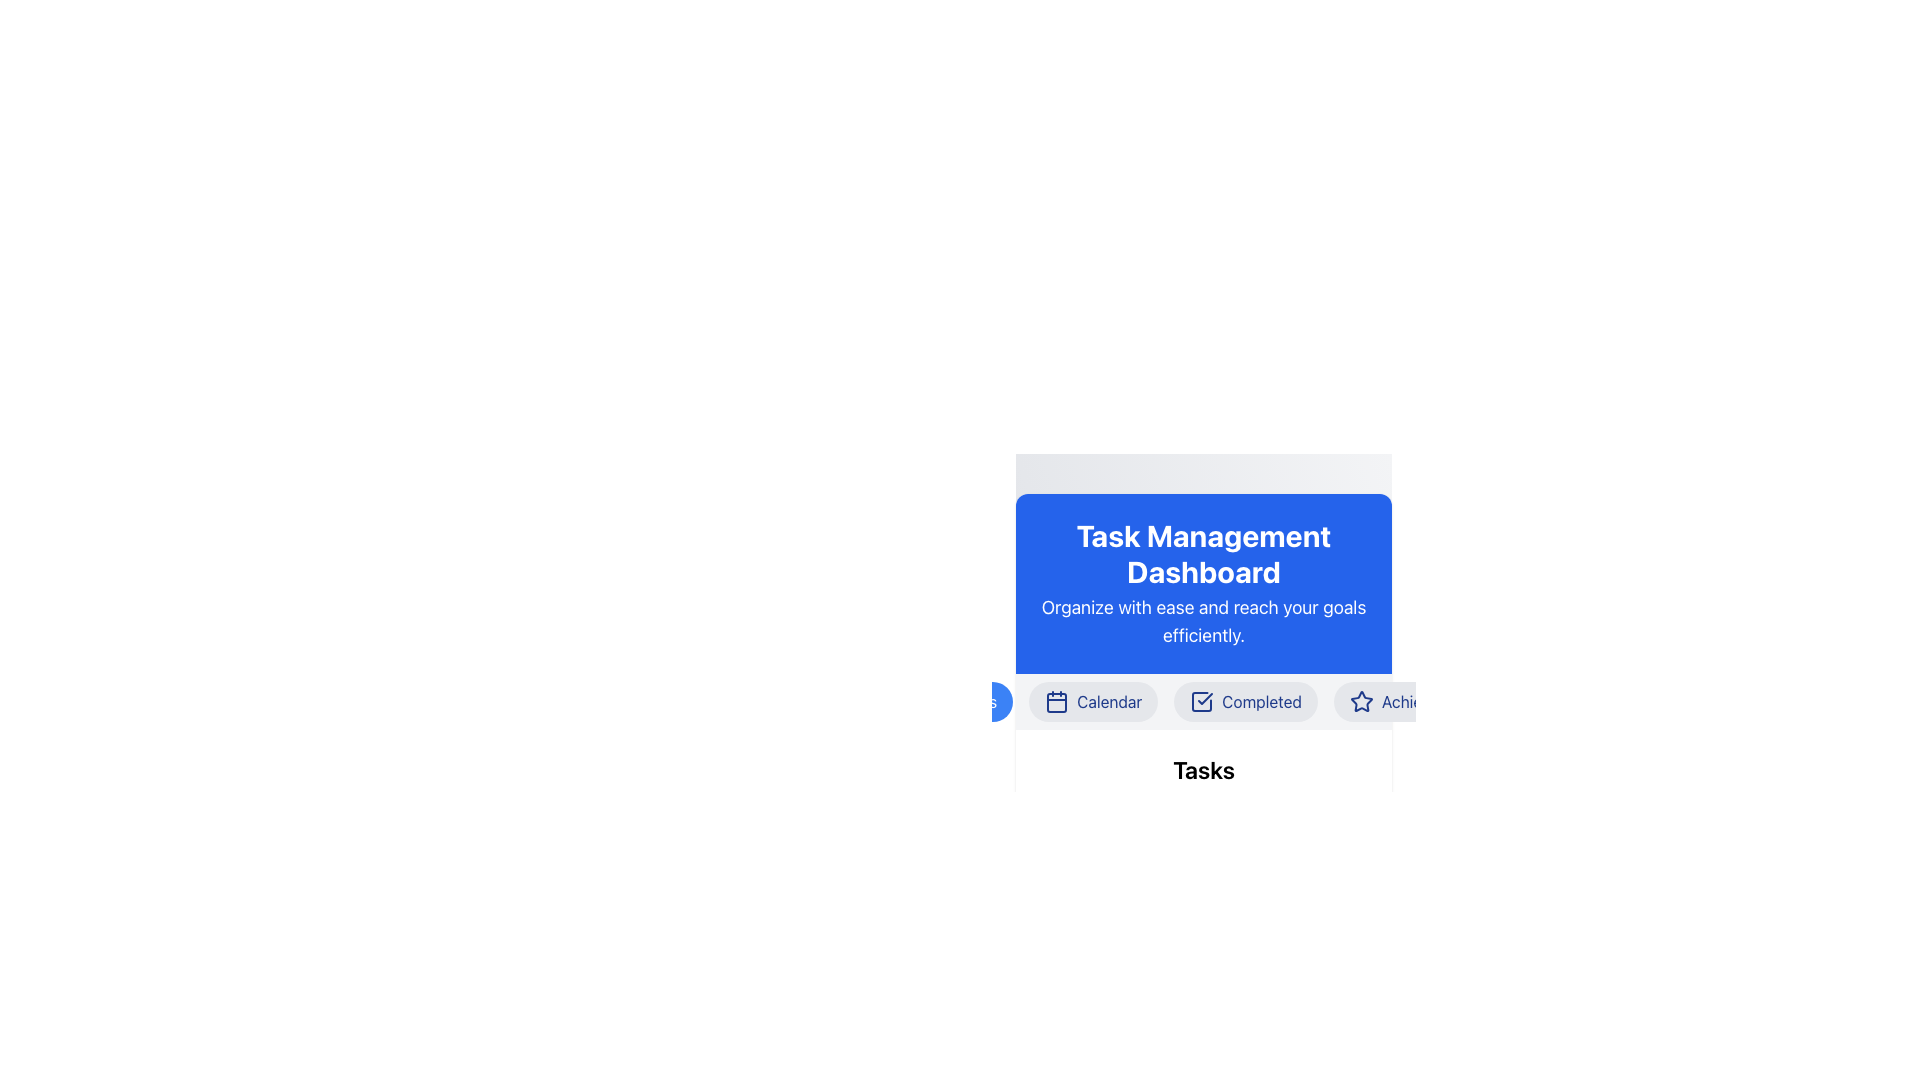 This screenshot has width=1920, height=1080. Describe the element at coordinates (1092, 701) in the screenshot. I see `the second button in the horizontal navigation menu below the 'Task Management Dashboard'` at that location.